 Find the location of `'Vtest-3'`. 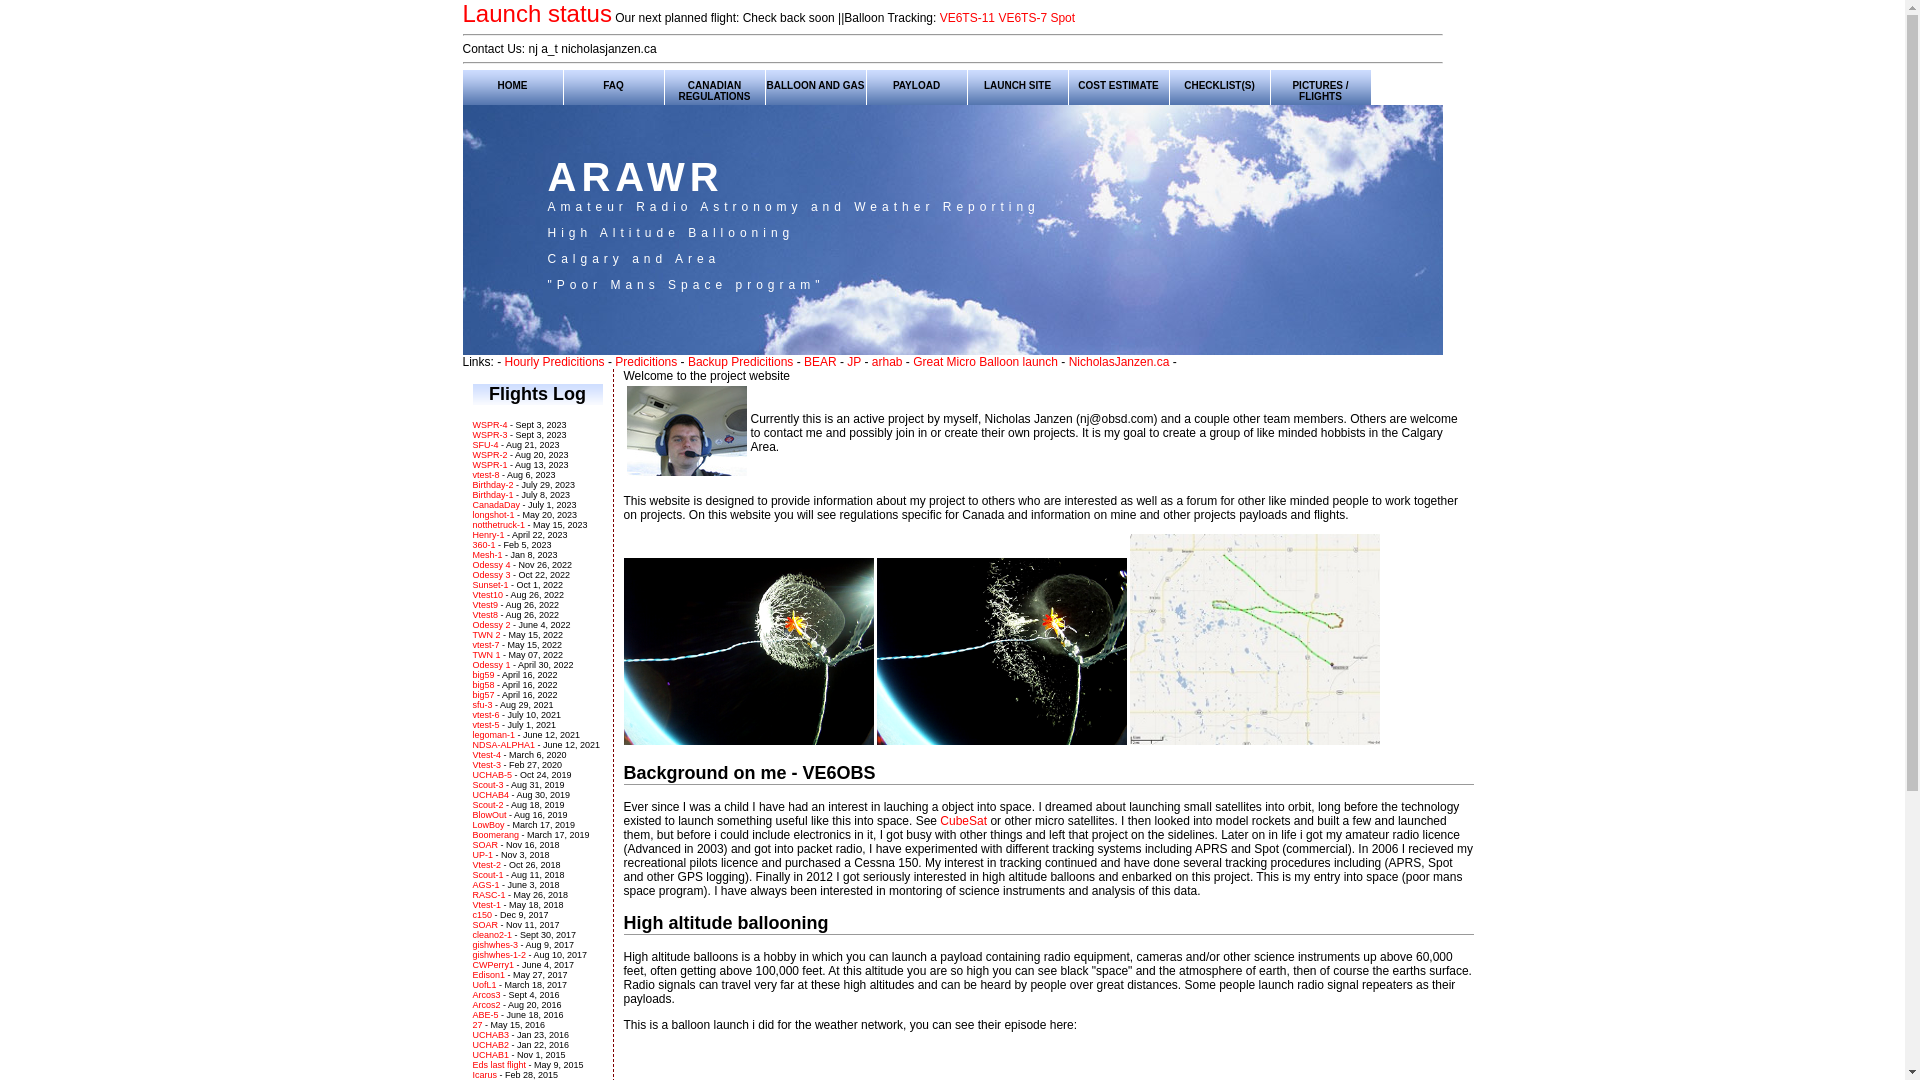

'Vtest-3' is located at coordinates (470, 764).